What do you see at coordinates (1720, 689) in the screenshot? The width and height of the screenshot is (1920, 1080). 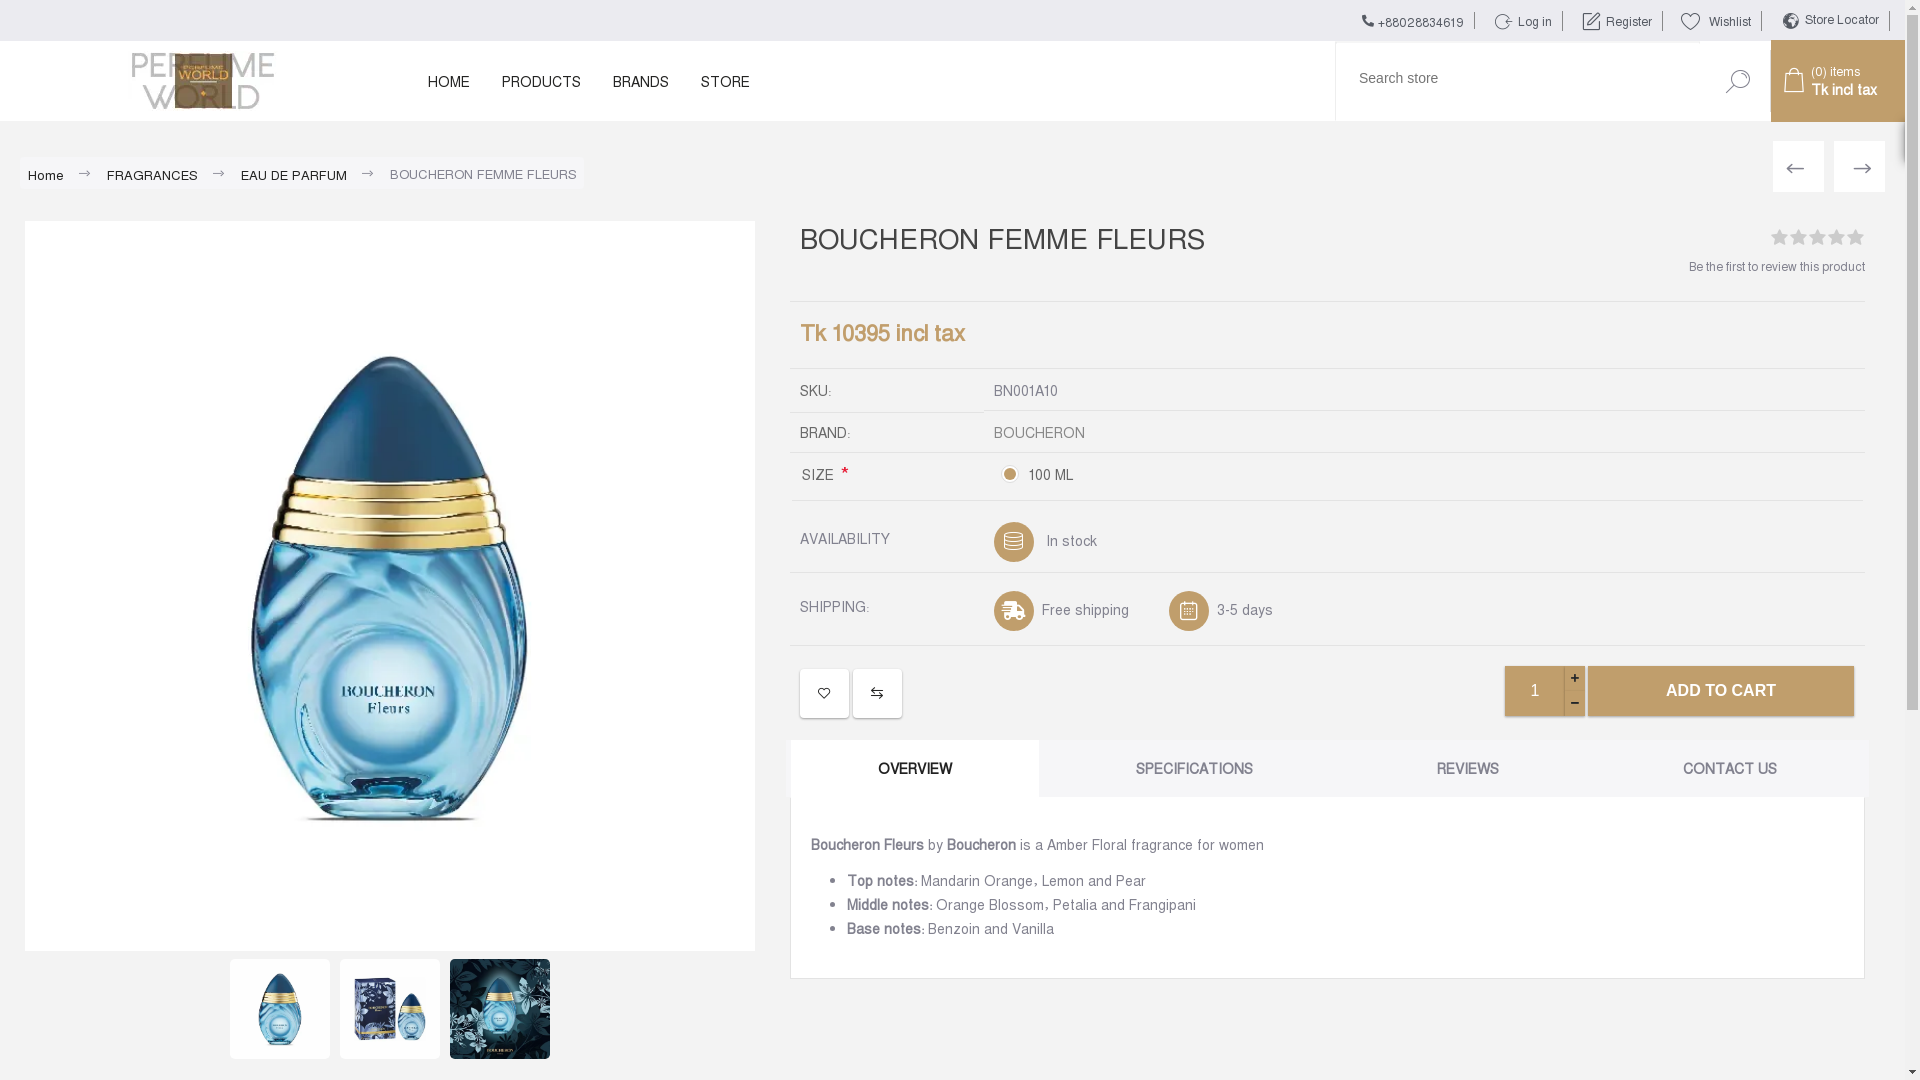 I see `'ADD TO CART'` at bounding box center [1720, 689].